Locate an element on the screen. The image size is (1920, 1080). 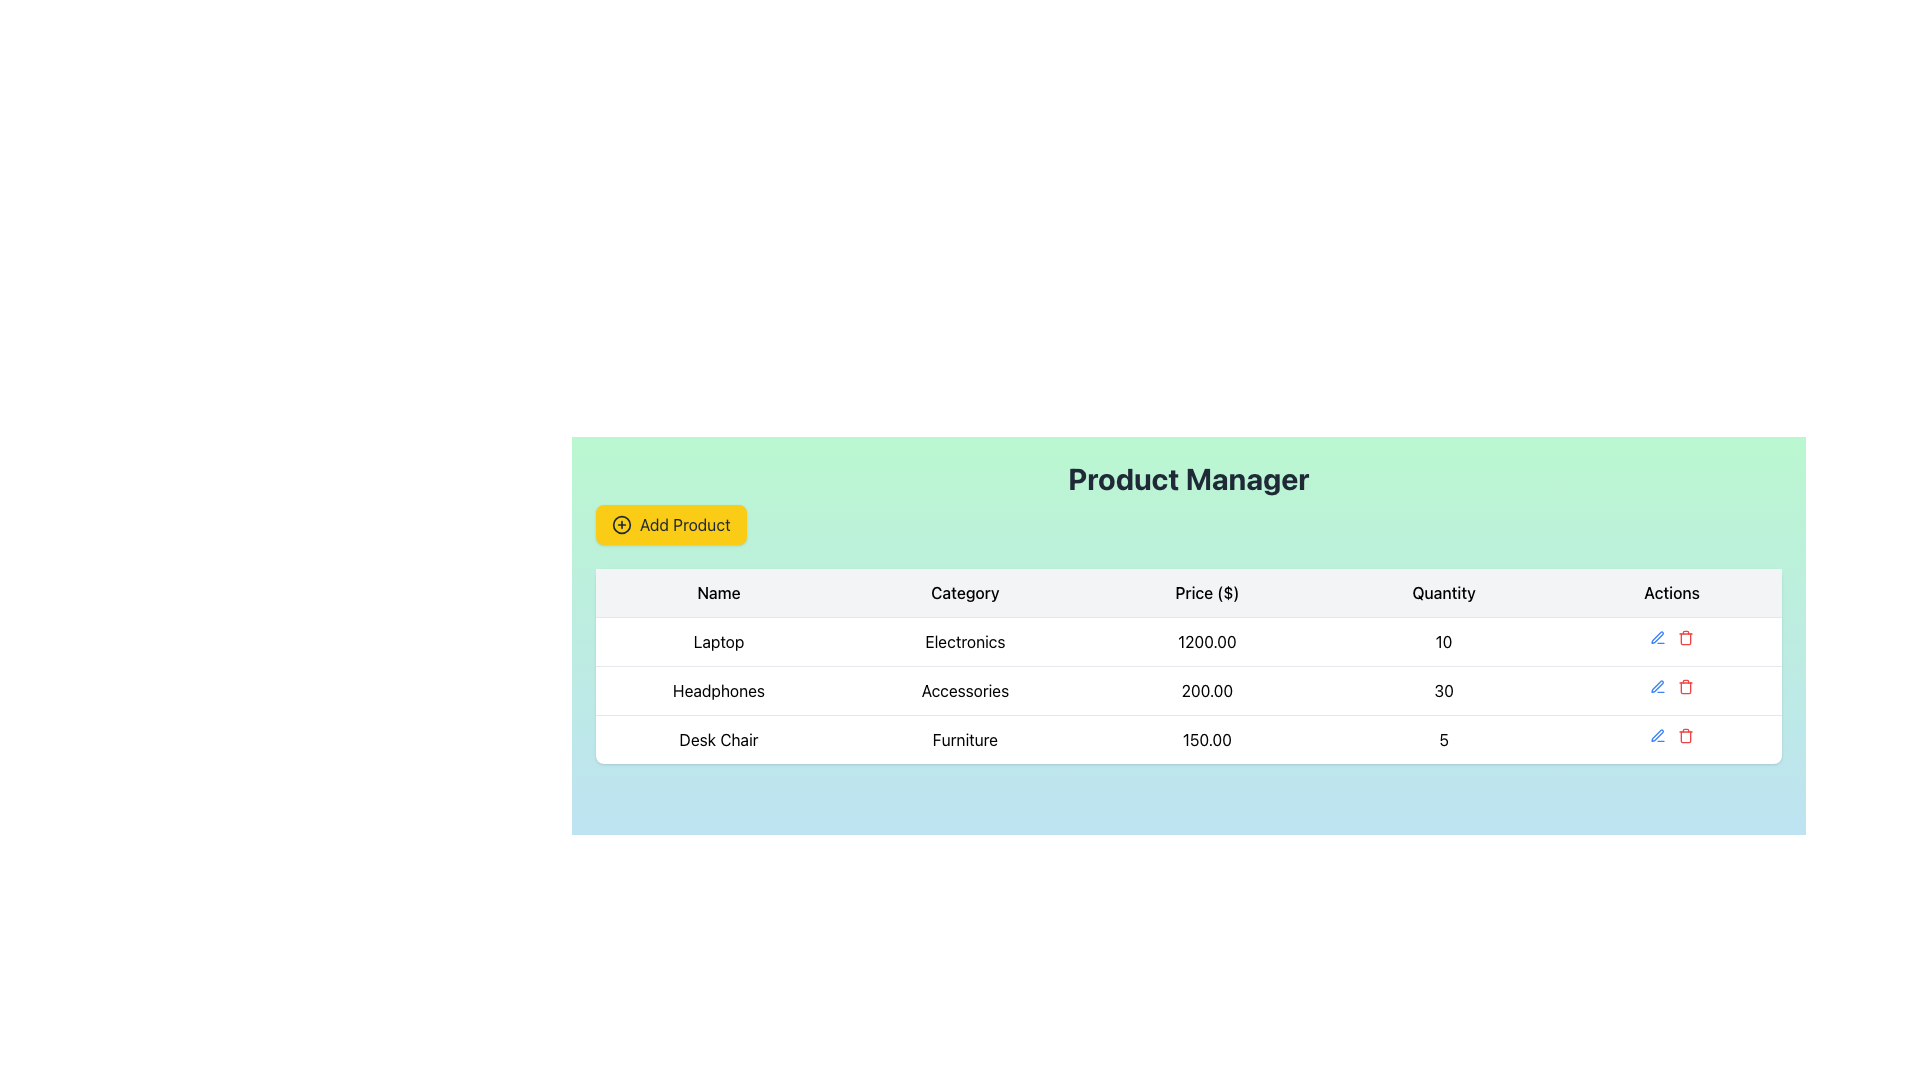
the static text field displaying the quantity value for 'Desk Chair' in the product management interface, which is located in the fourth column of the last row under the 'Quantity' column is located at coordinates (1444, 739).